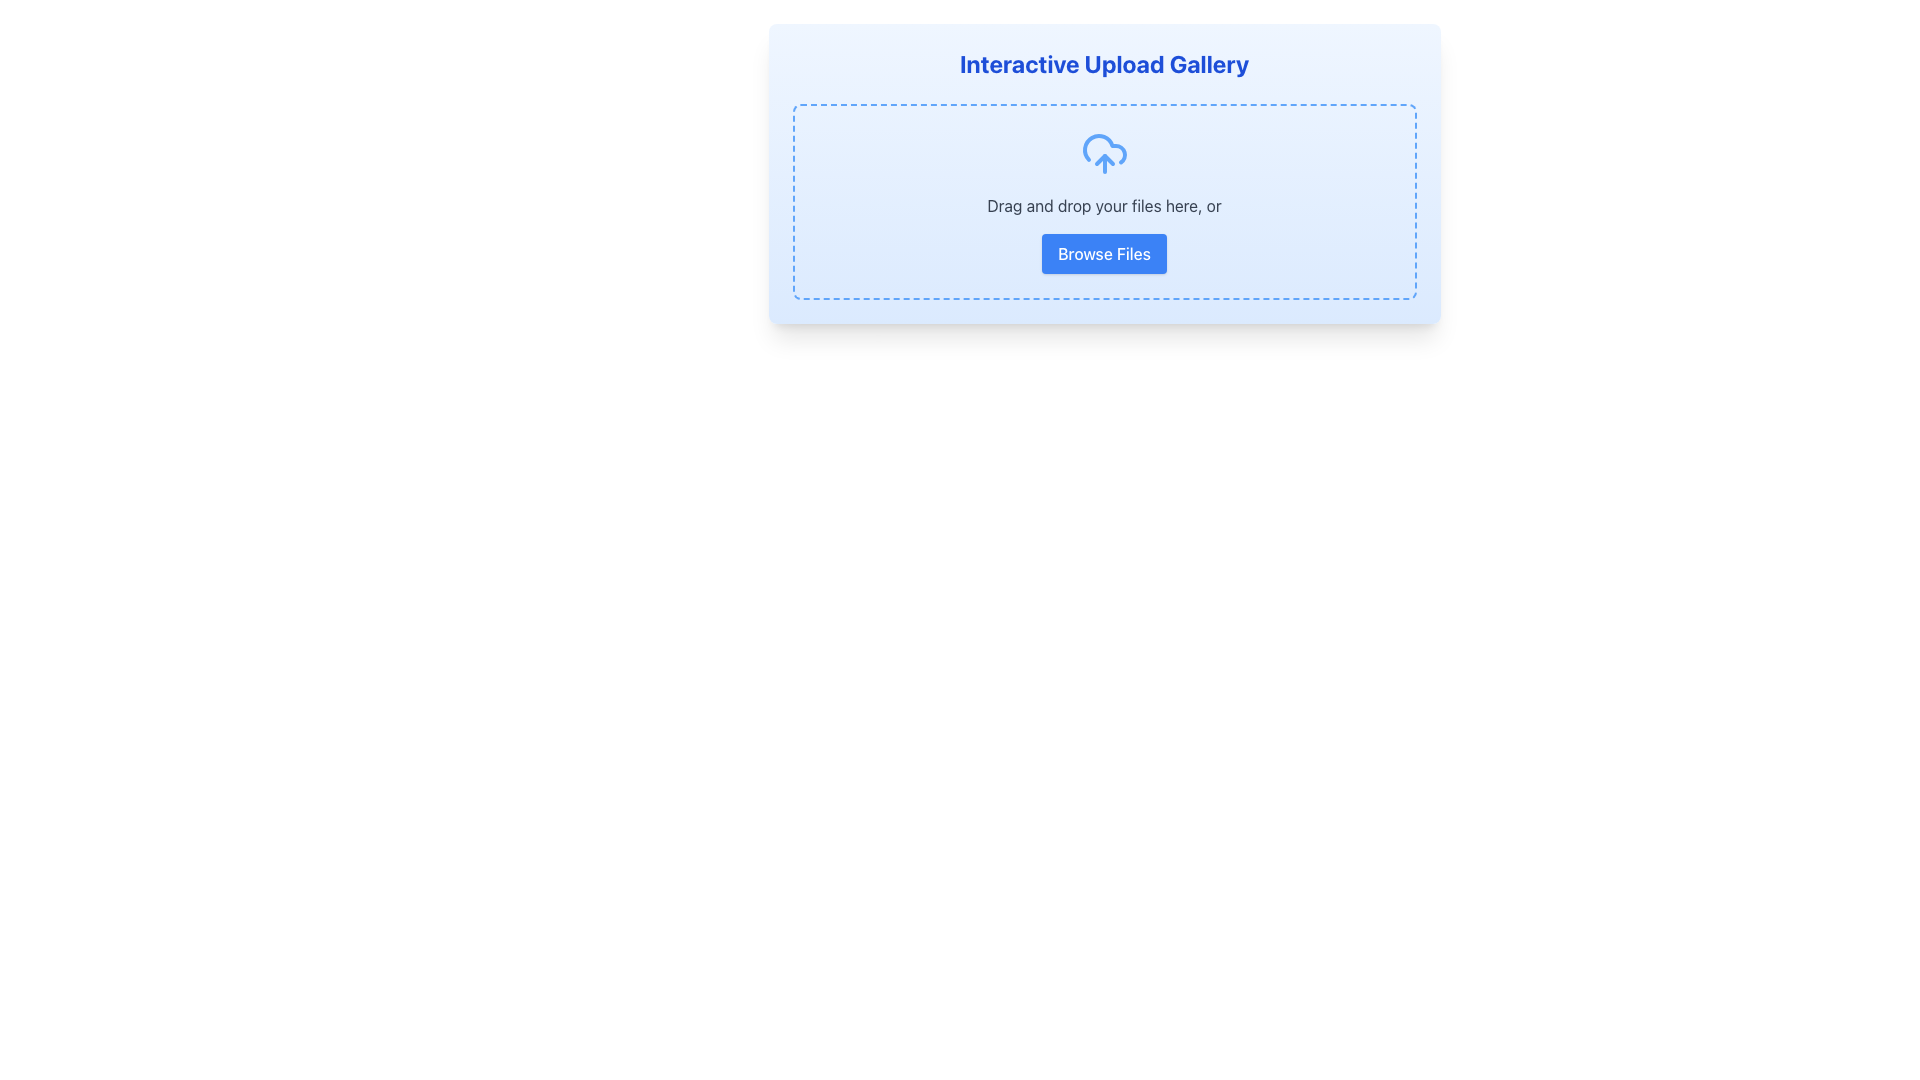 The image size is (1920, 1080). I want to click on the File Upload Area which features a dashed blue border, rounded corners, and contains the text 'Drag and drop your files here, or' along with a 'Browse Files' button, so click(1103, 201).